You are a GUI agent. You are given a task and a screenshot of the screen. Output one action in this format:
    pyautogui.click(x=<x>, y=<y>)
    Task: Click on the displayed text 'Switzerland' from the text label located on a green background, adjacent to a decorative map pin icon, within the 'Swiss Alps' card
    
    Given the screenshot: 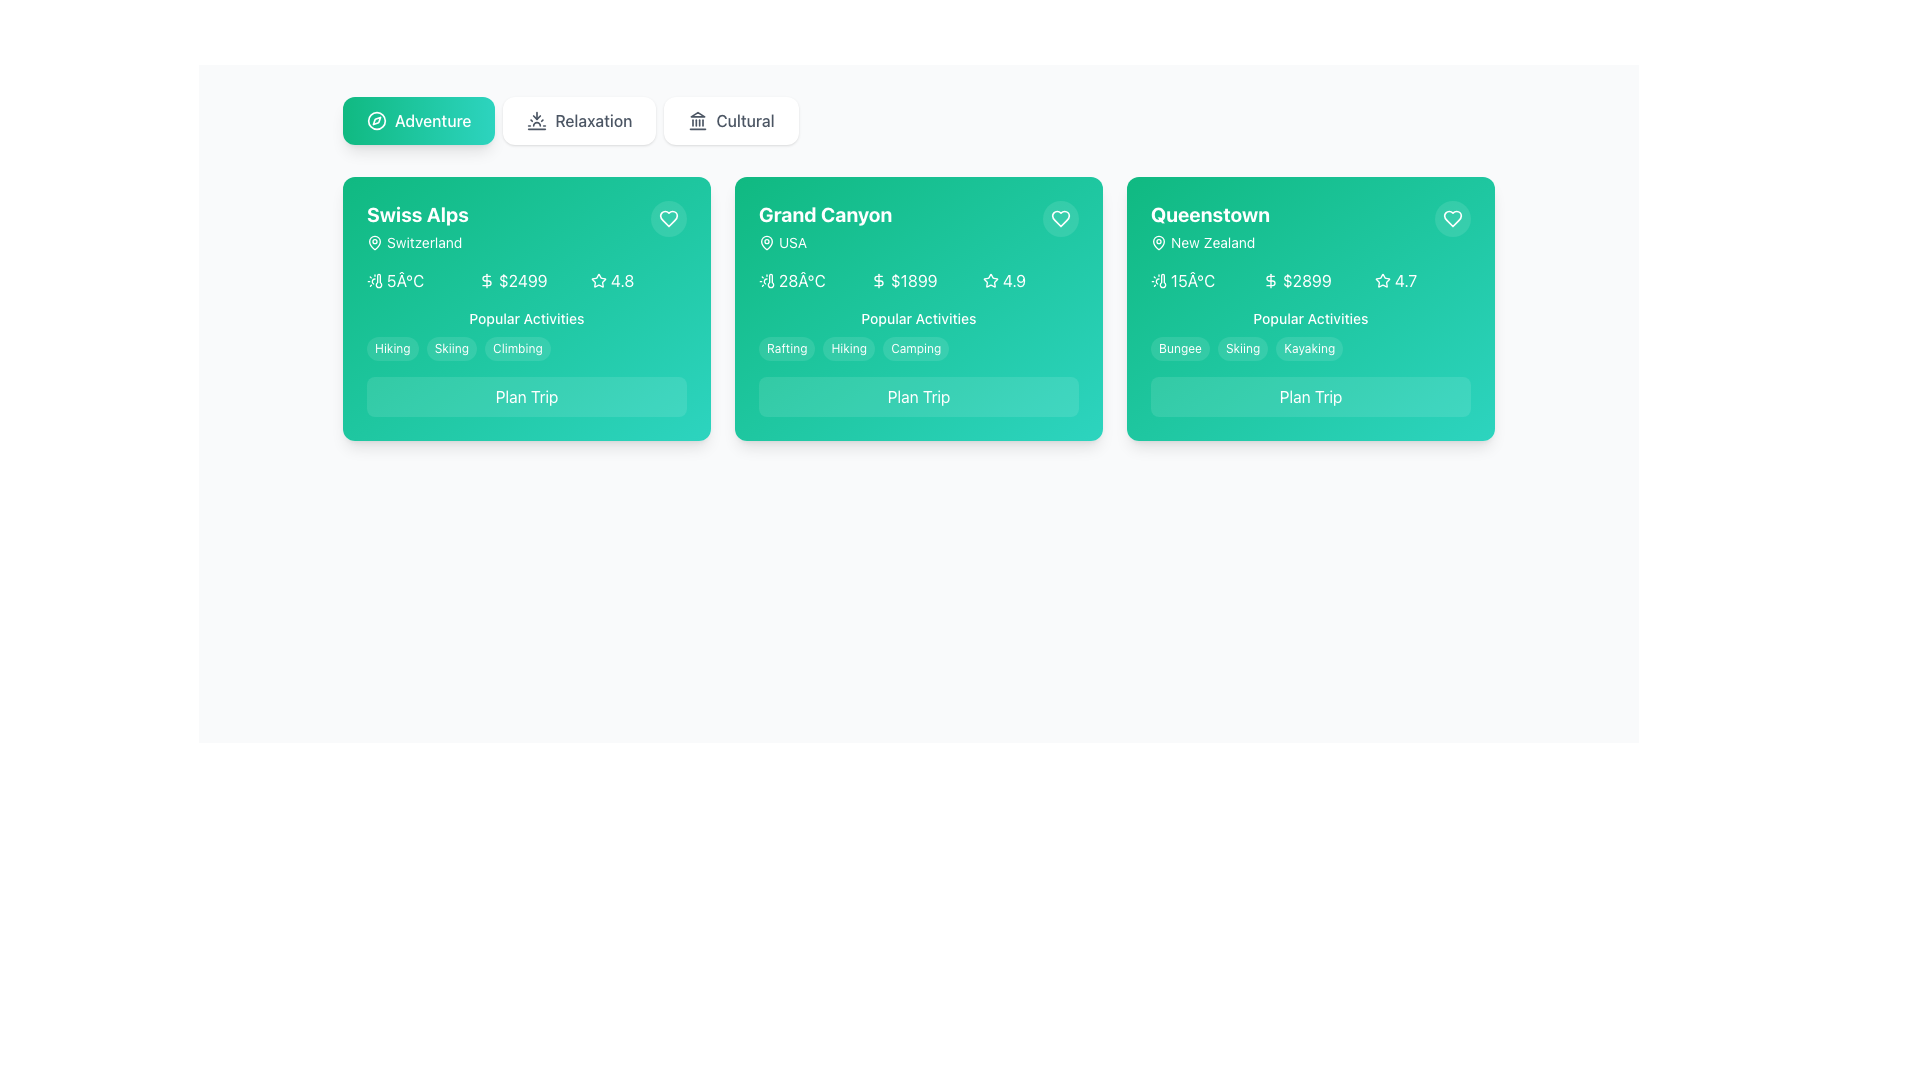 What is the action you would take?
    pyautogui.click(x=416, y=242)
    